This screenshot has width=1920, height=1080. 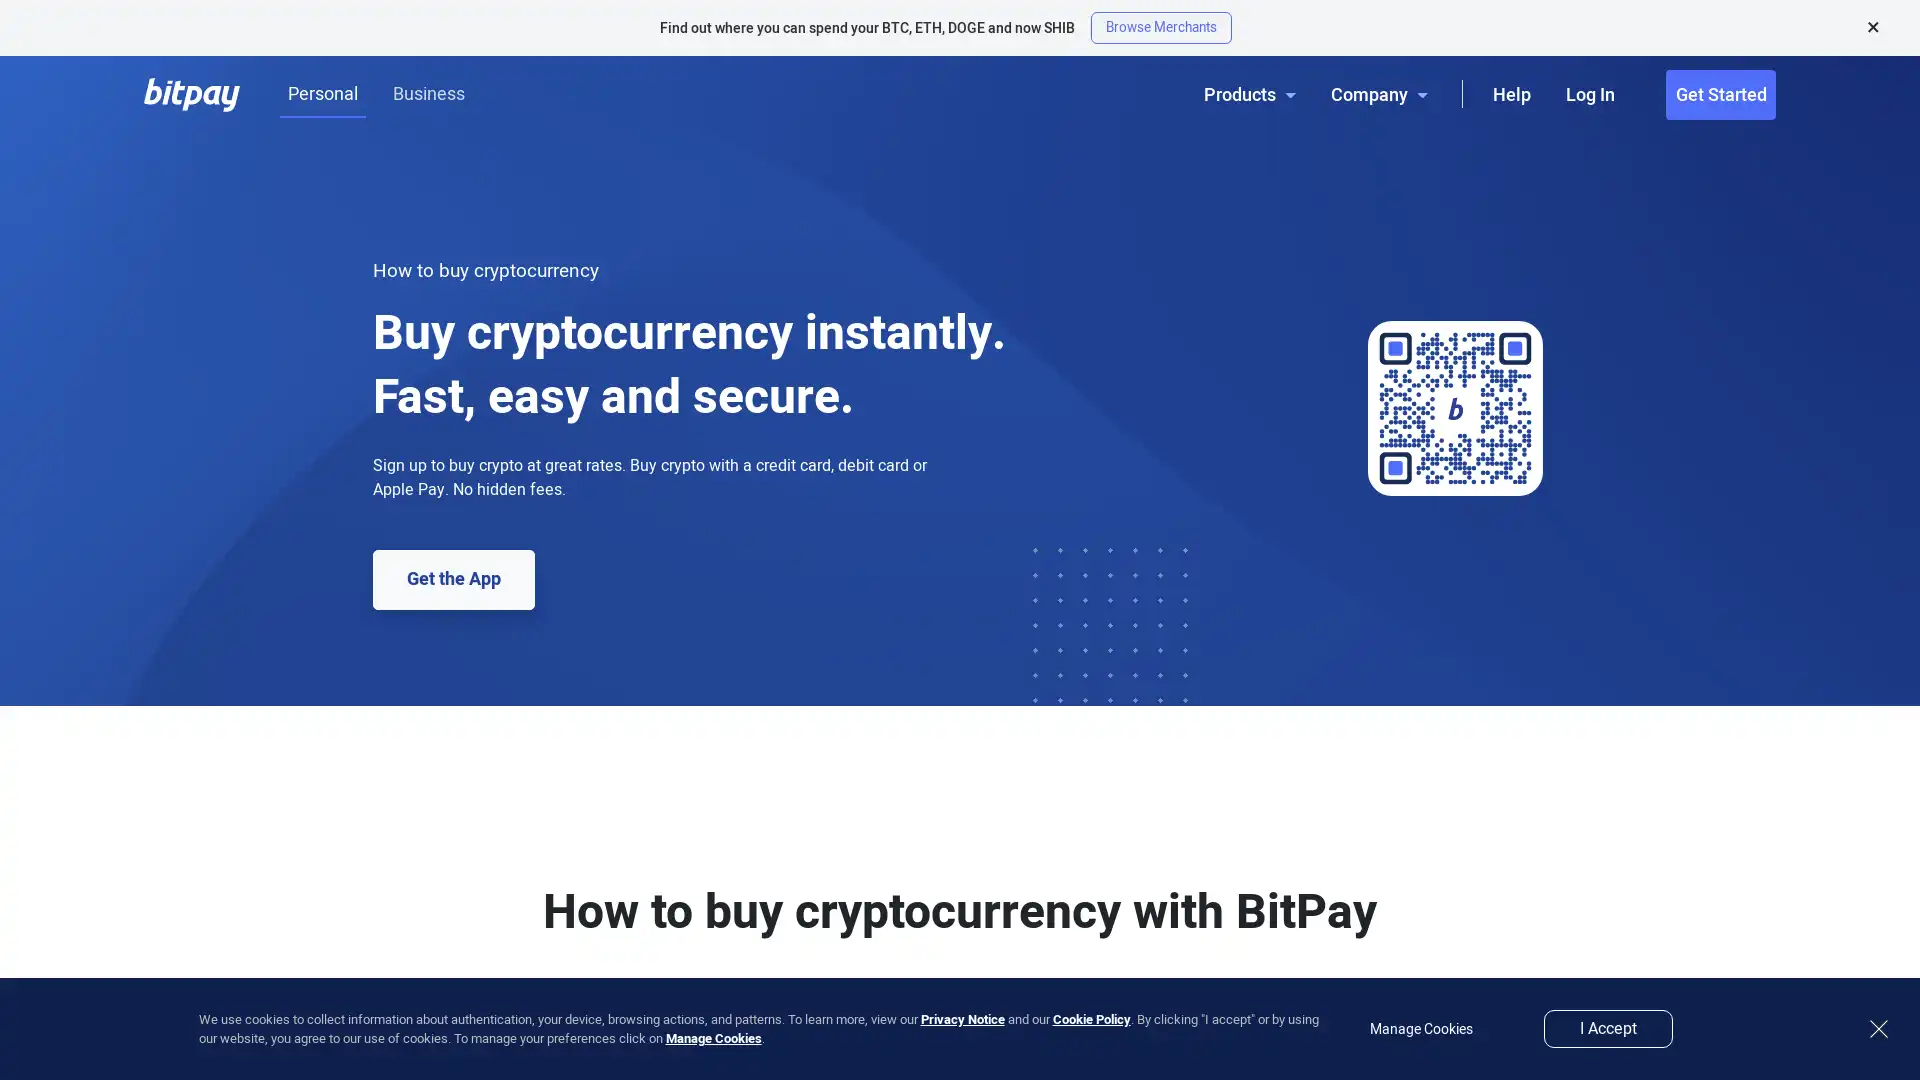 What do you see at coordinates (1872, 27) in the screenshot?
I see `Close` at bounding box center [1872, 27].